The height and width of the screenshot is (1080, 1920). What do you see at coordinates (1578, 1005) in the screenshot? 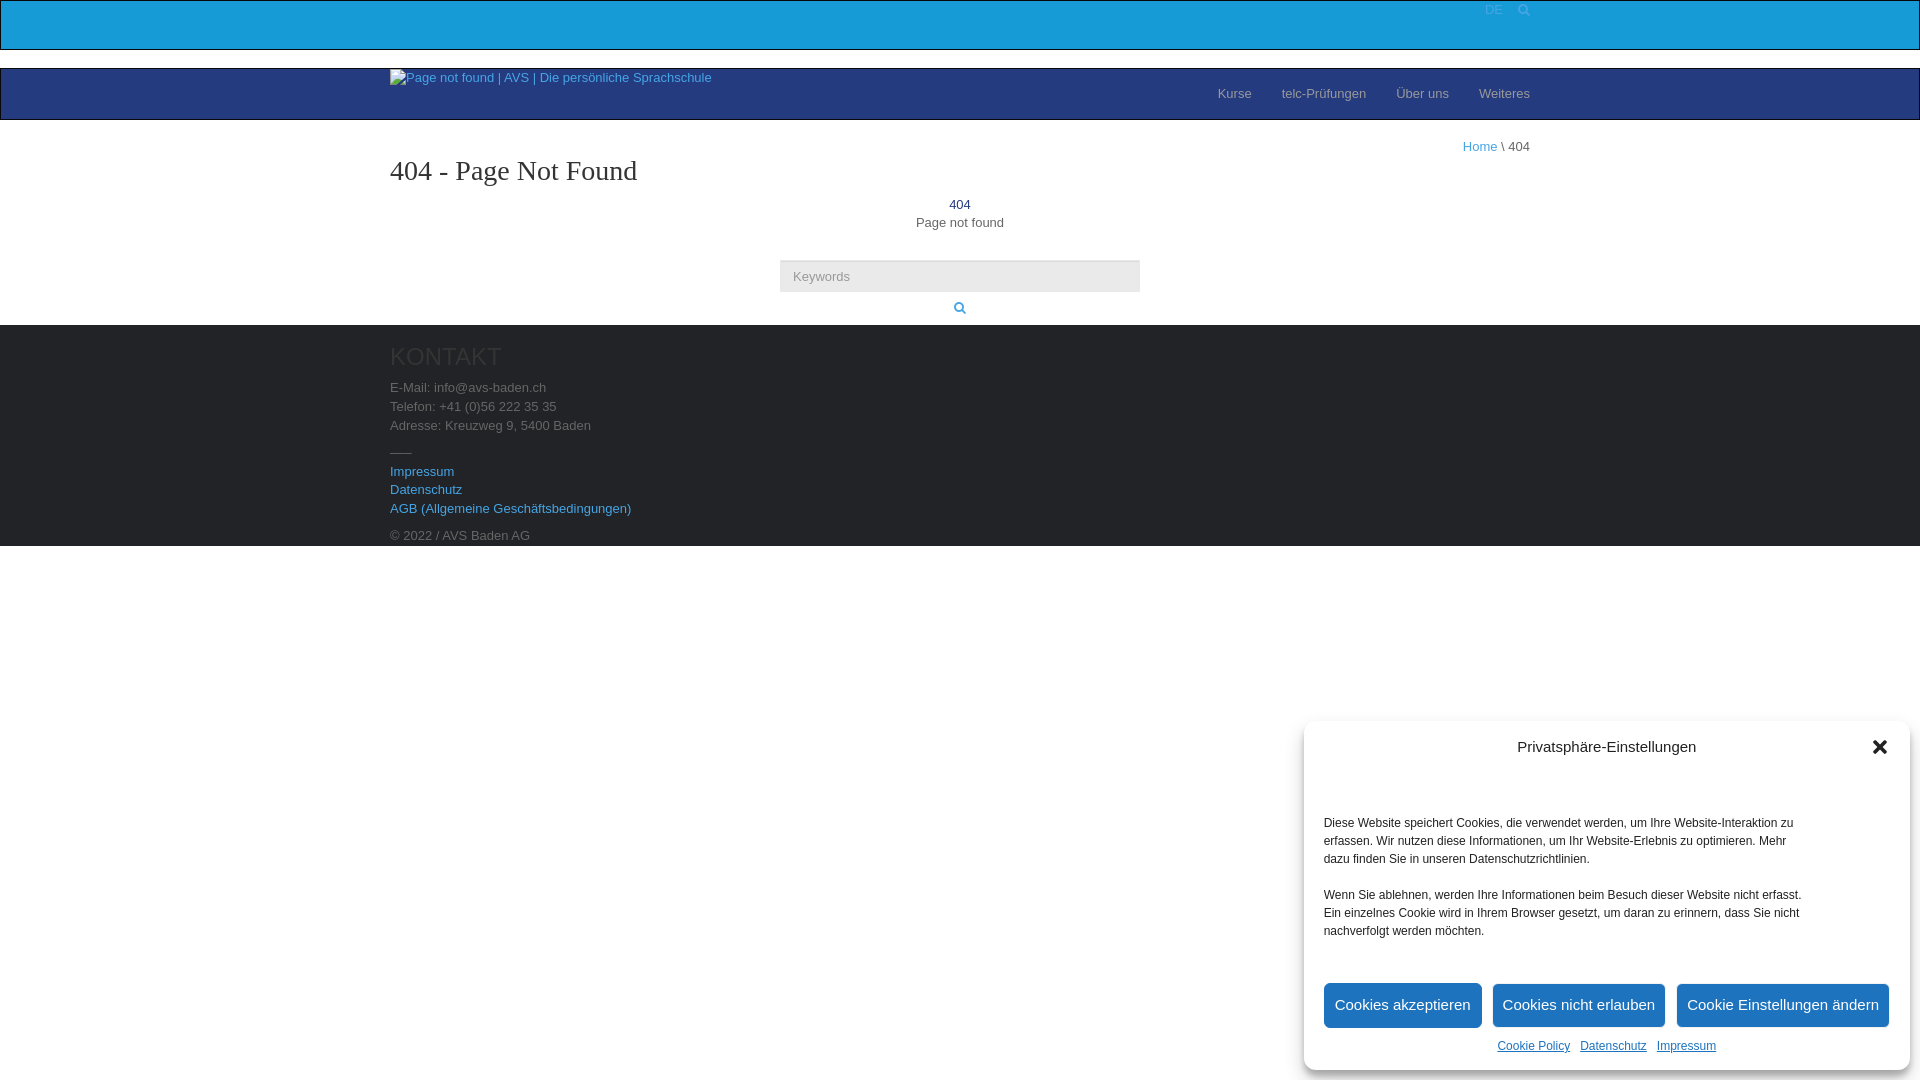
I see `'Cookies nicht erlauben'` at bounding box center [1578, 1005].